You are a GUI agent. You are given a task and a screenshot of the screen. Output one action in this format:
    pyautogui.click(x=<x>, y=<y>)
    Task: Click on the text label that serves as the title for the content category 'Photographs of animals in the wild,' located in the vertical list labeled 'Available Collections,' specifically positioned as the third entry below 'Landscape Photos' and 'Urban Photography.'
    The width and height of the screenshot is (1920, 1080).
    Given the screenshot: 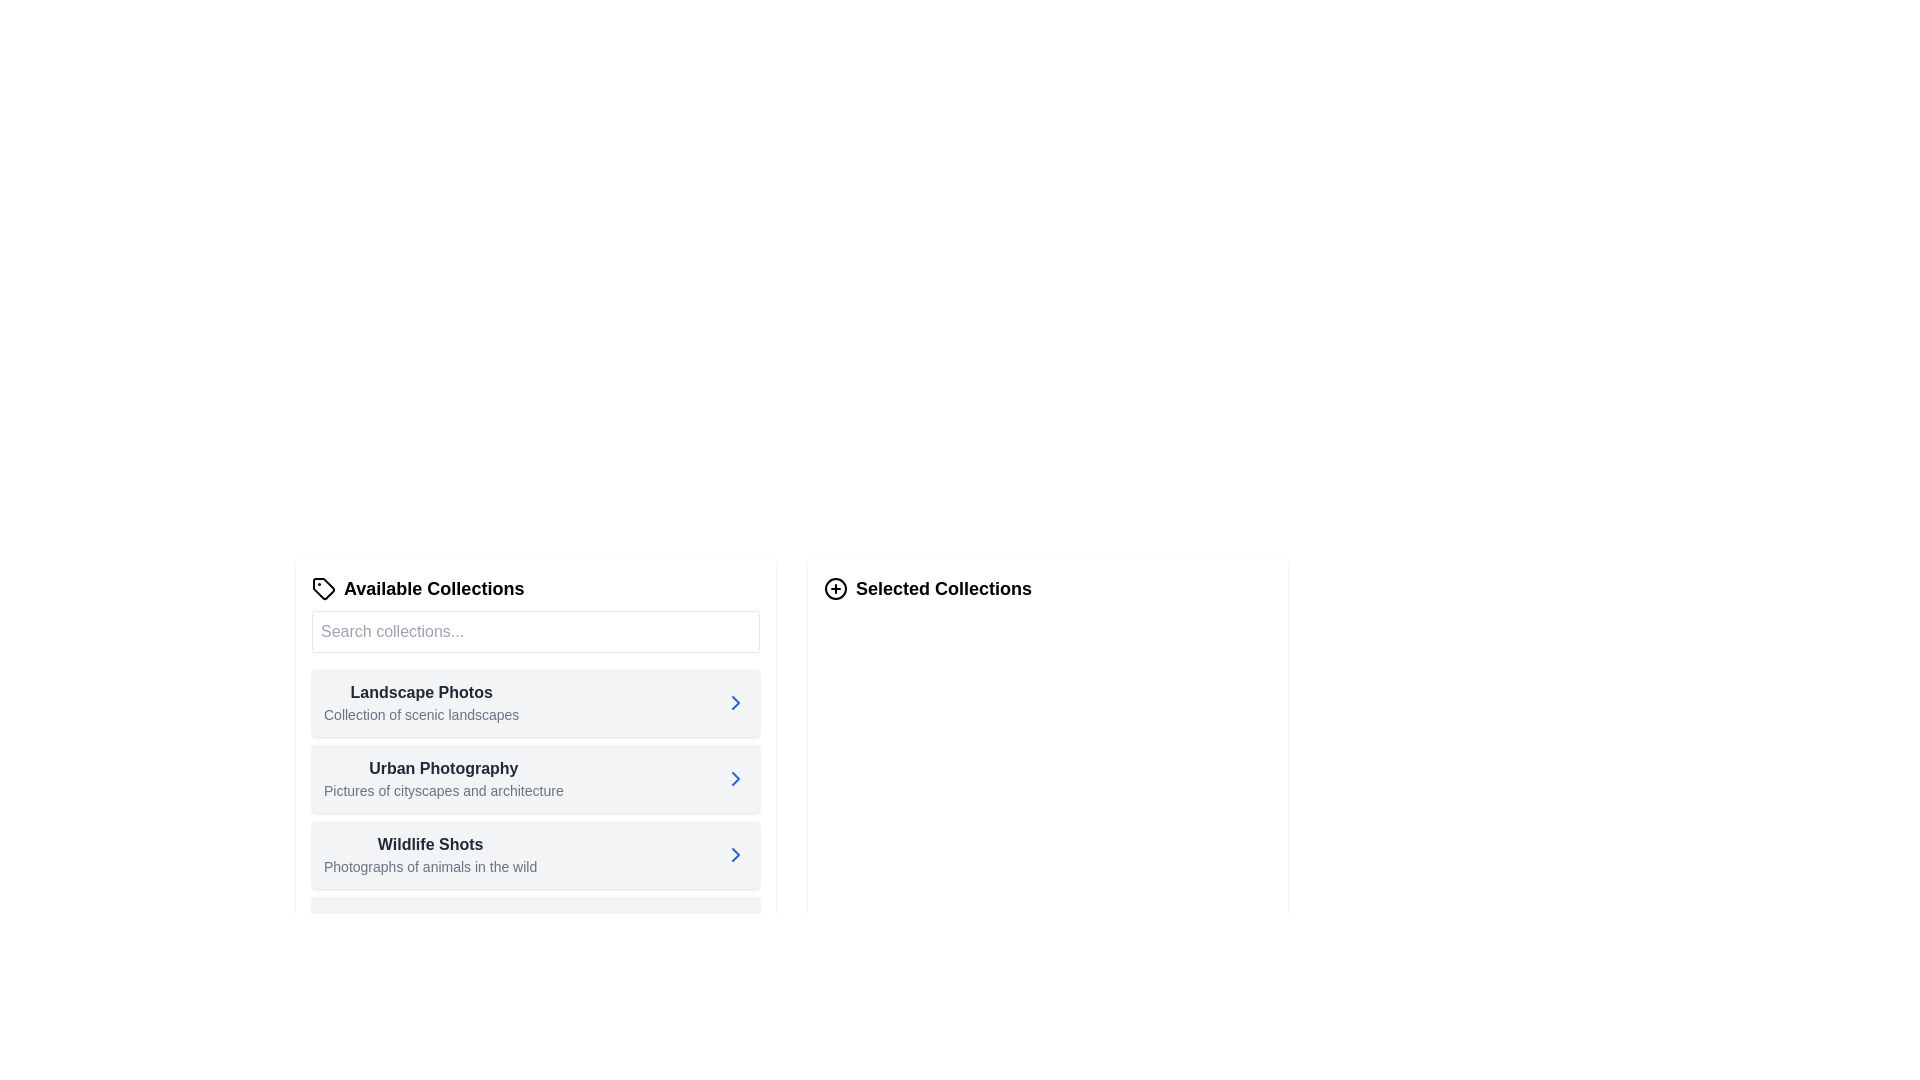 What is the action you would take?
    pyautogui.click(x=429, y=844)
    